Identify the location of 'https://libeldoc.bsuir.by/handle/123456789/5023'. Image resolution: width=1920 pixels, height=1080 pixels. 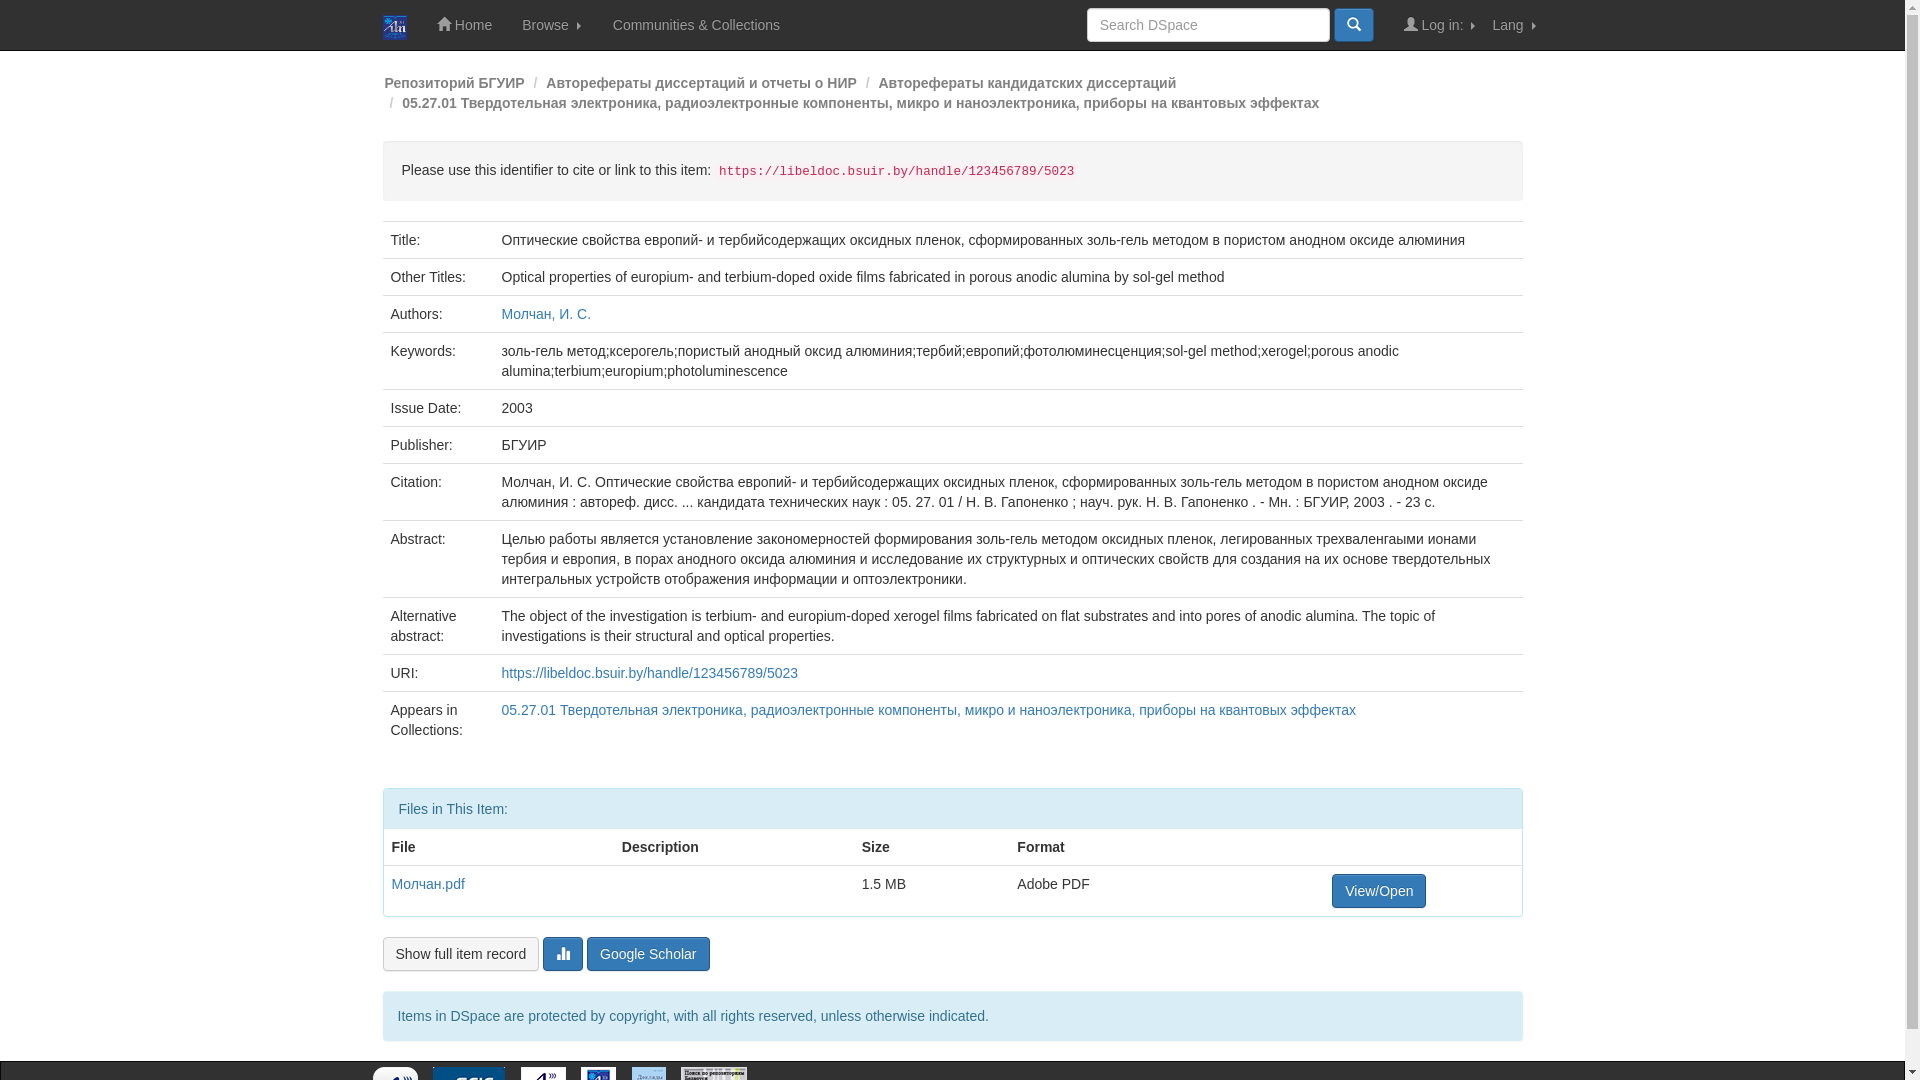
(650, 672).